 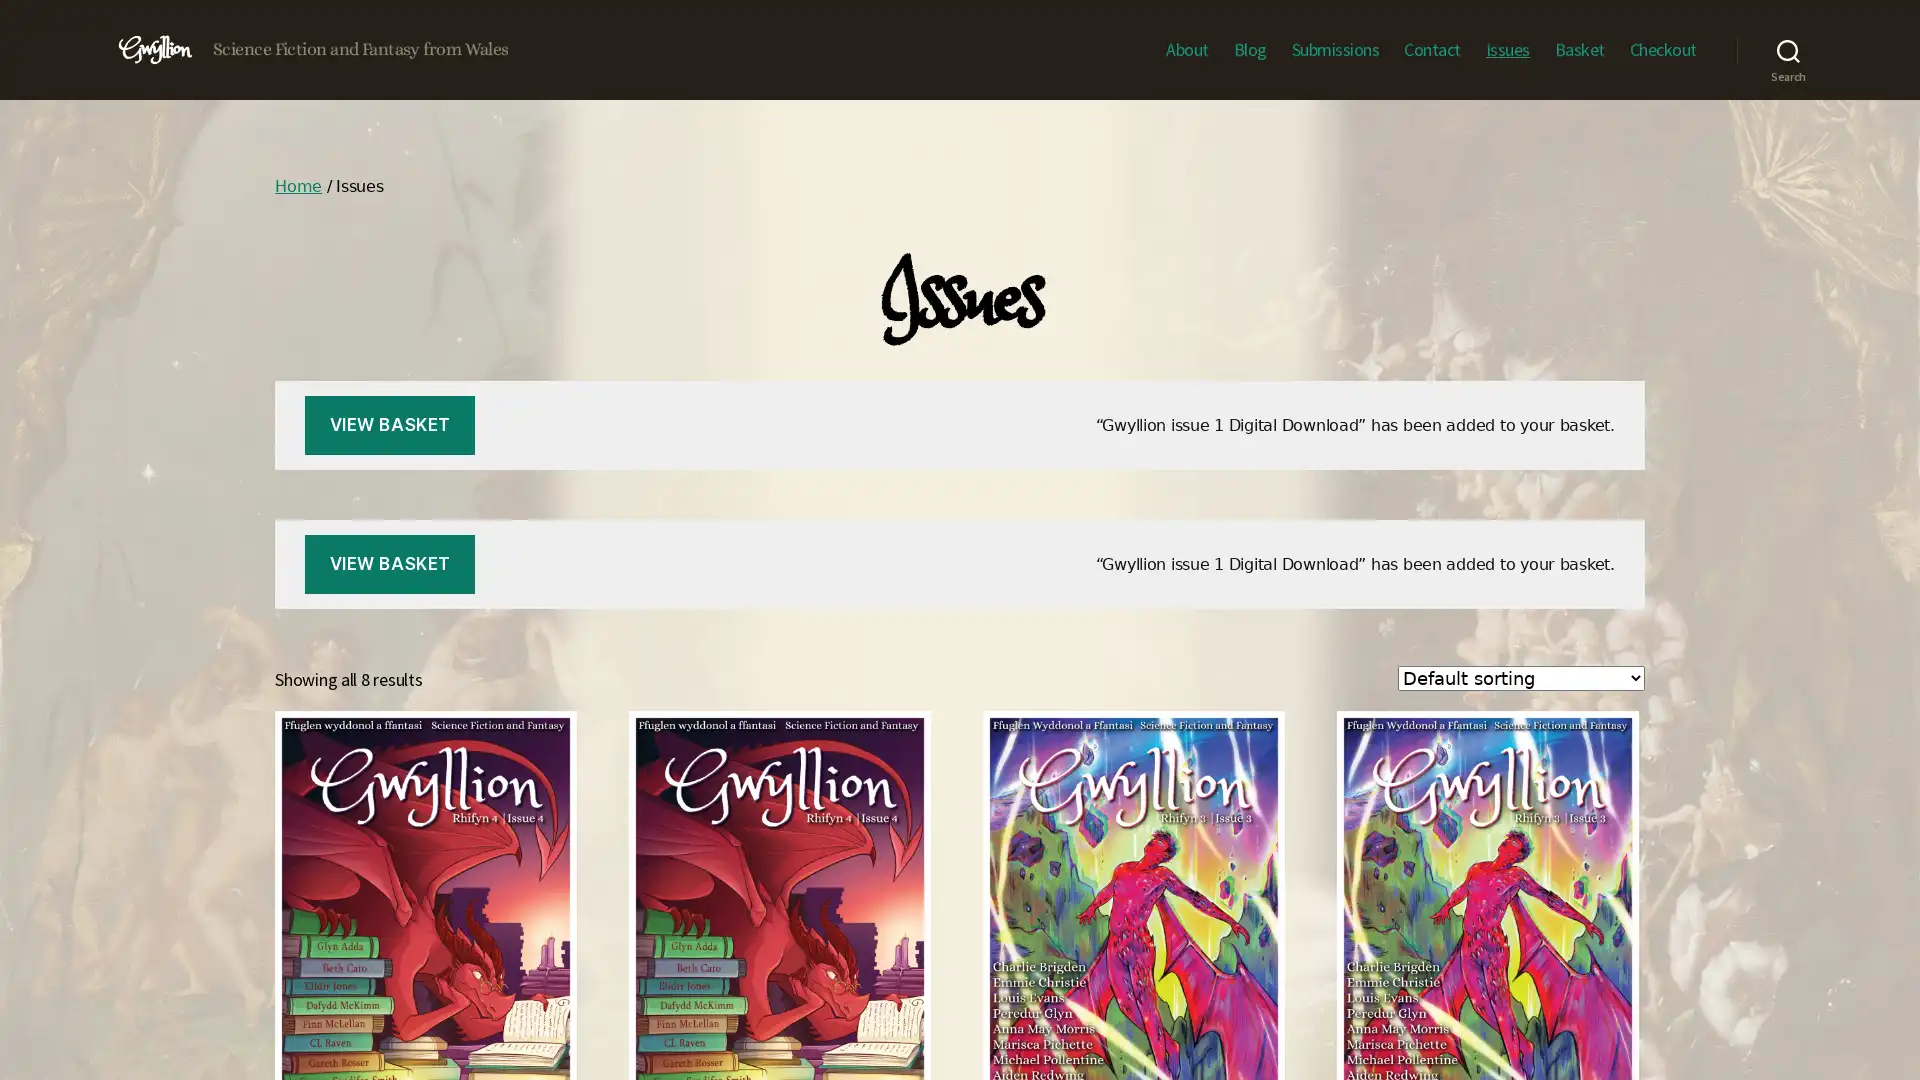 I want to click on Search, so click(x=1788, y=49).